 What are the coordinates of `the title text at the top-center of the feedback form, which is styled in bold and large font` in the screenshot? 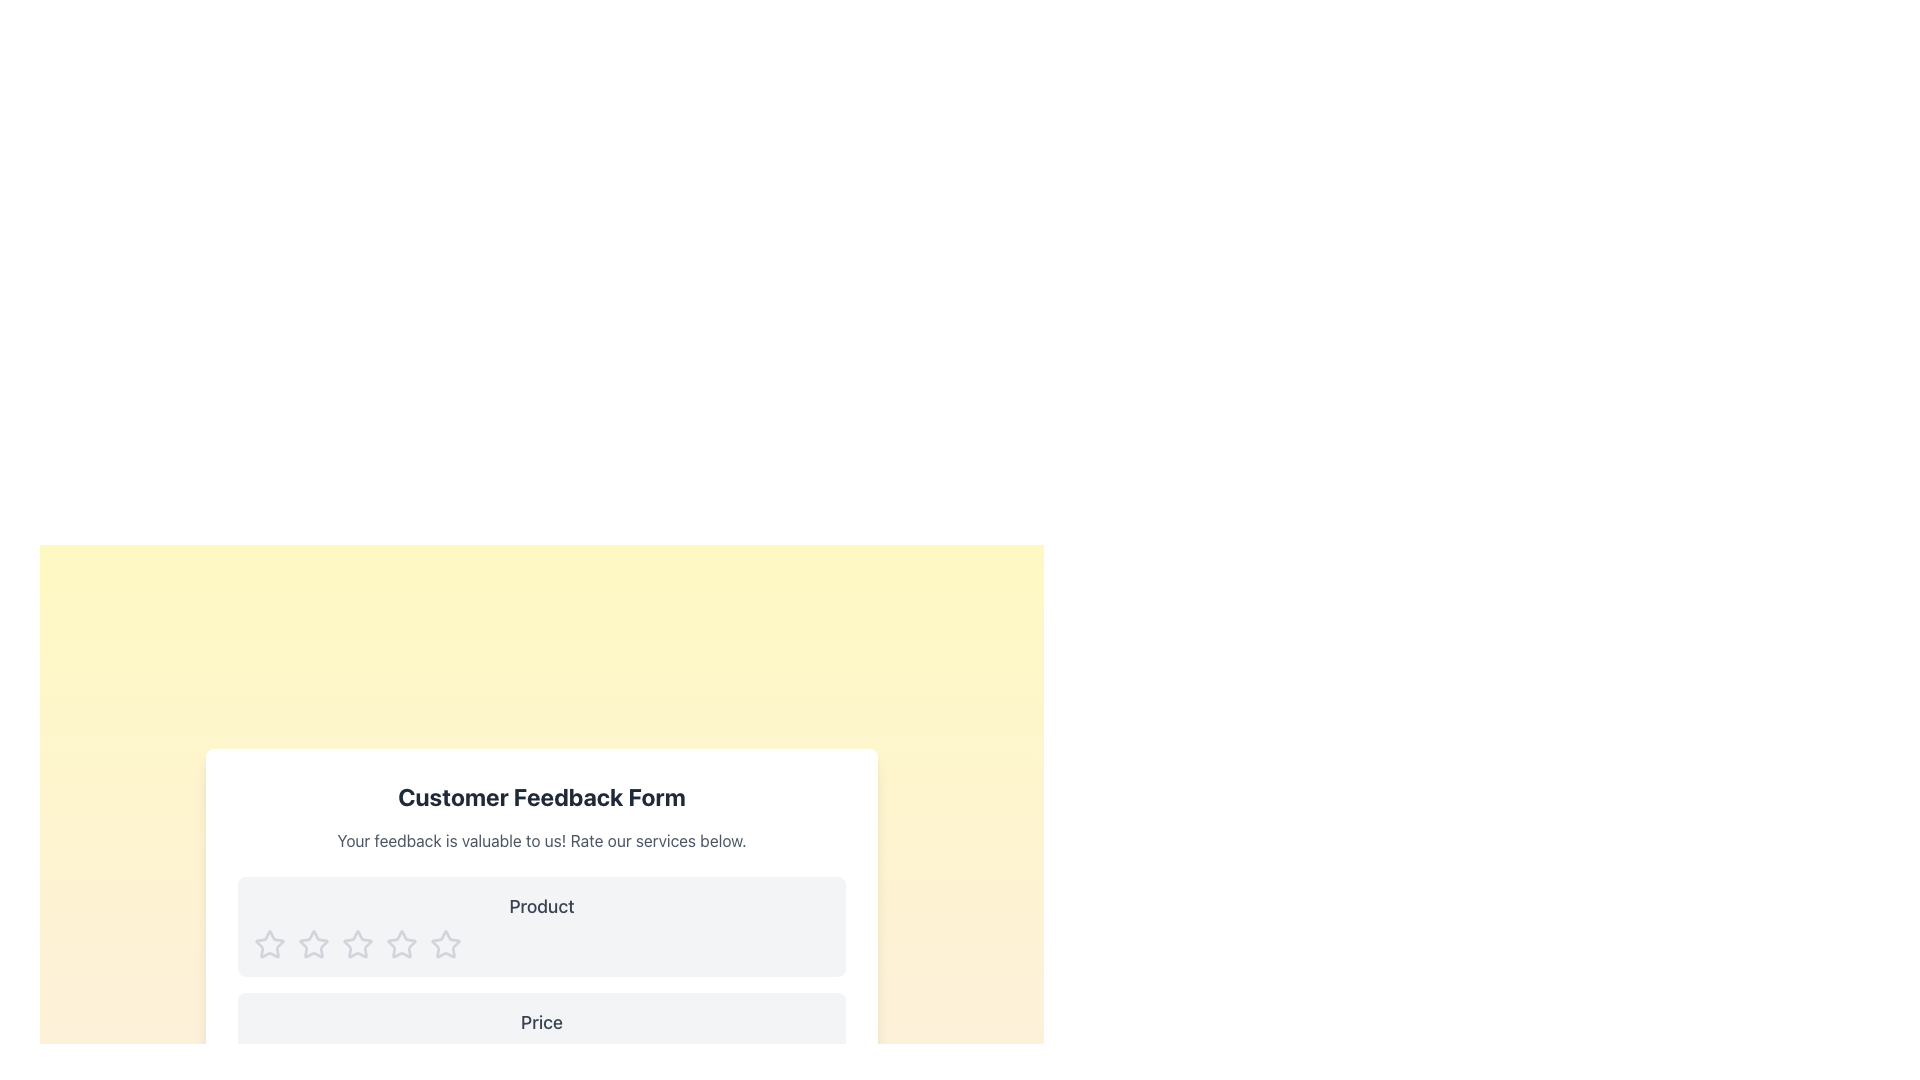 It's located at (542, 796).